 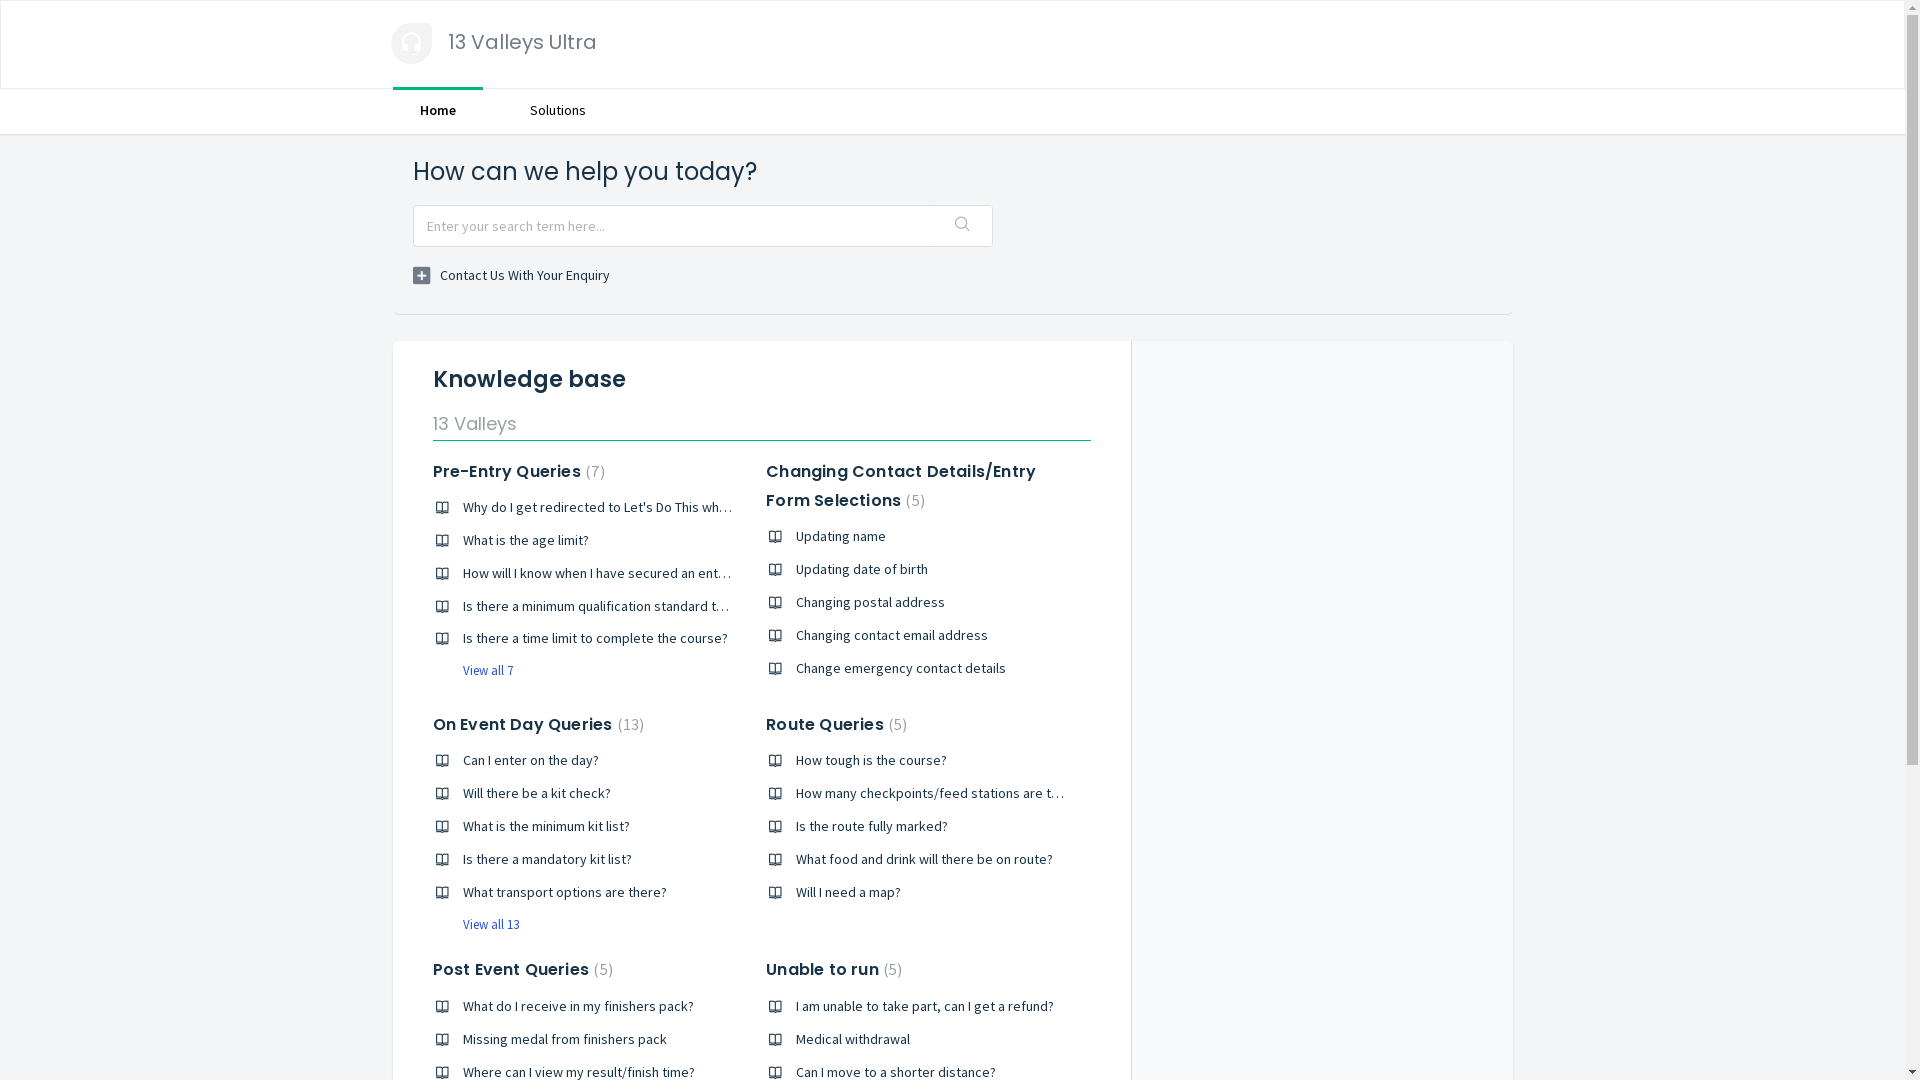 I want to click on 'Can I enter on the day?', so click(x=529, y=759).